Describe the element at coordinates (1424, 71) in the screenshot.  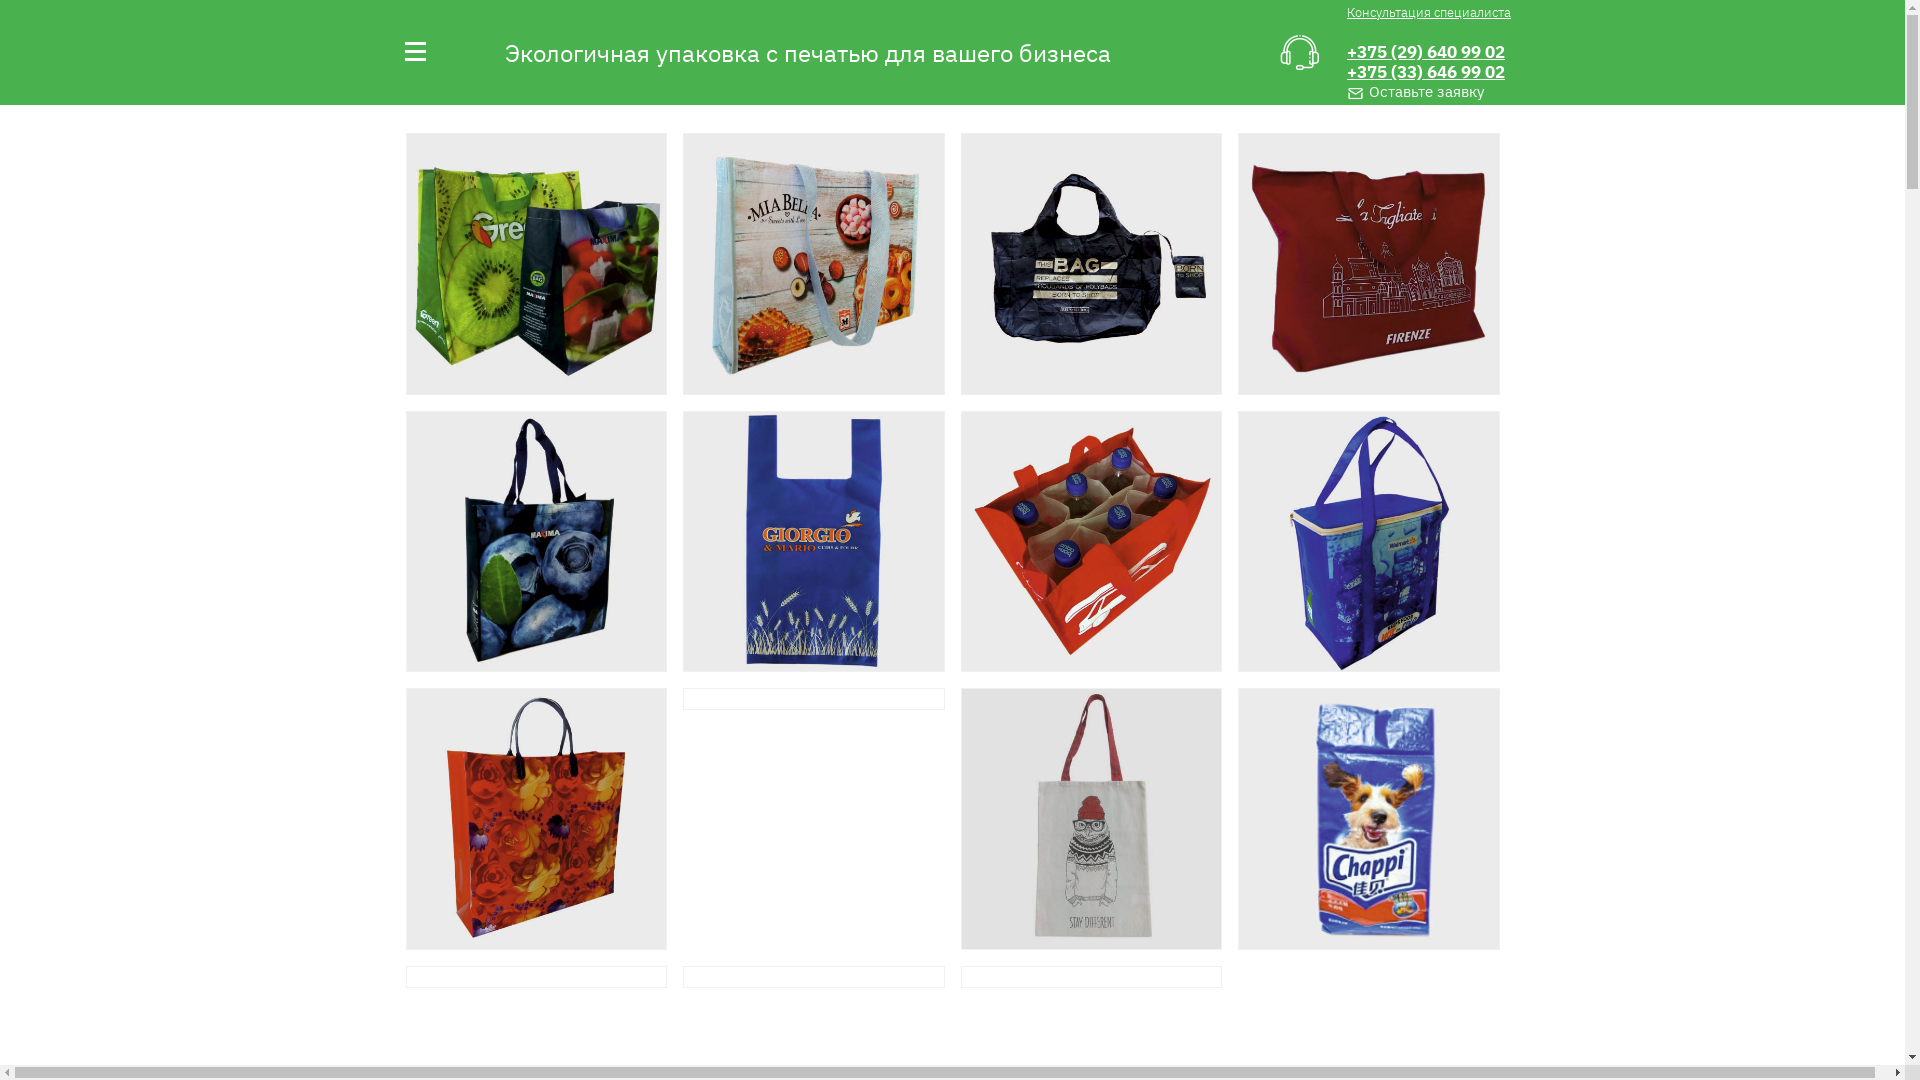
I see `'+375 (33) 646 99 02'` at that location.